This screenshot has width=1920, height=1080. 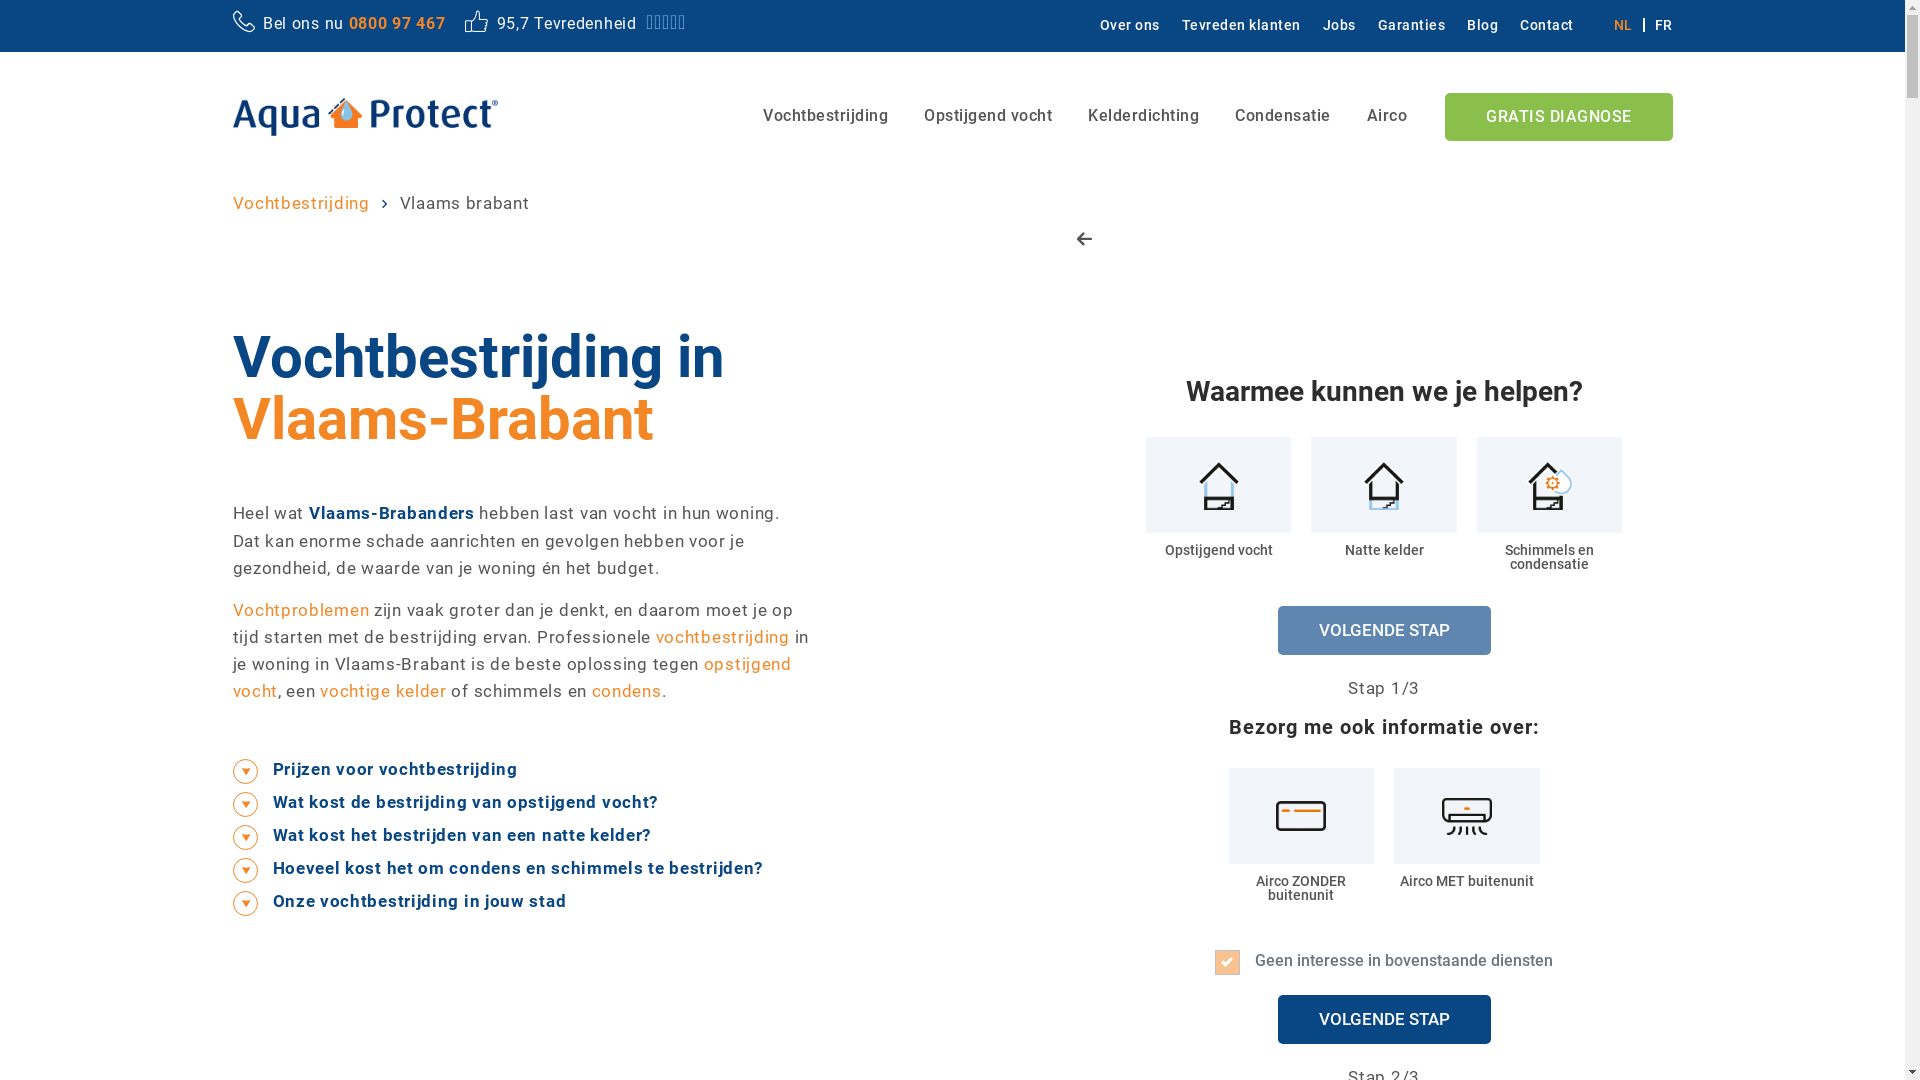 What do you see at coordinates (1143, 115) in the screenshot?
I see `'Kelderdichting'` at bounding box center [1143, 115].